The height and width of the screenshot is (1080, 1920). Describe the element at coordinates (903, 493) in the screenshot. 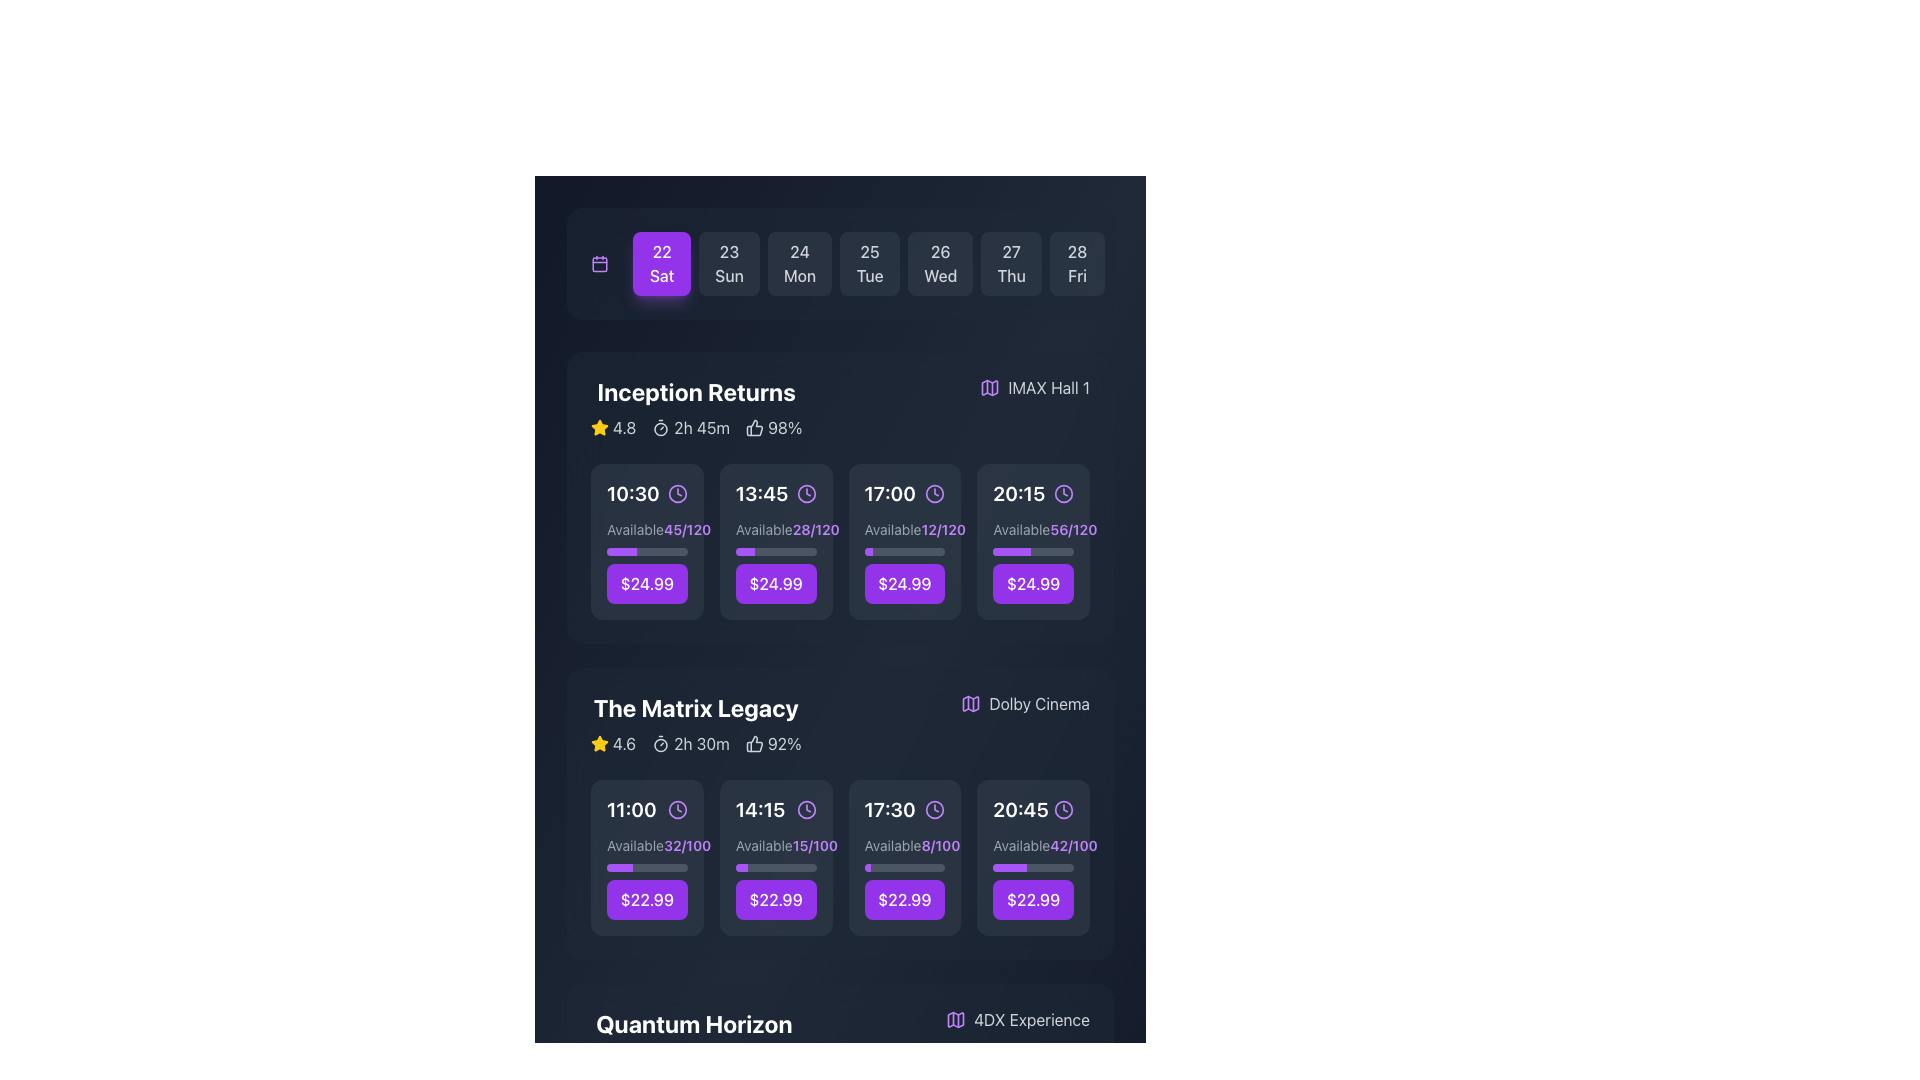

I see `displayed time from the third time slot in the 'Inception Returns' section, which represents a selectable event time` at that location.